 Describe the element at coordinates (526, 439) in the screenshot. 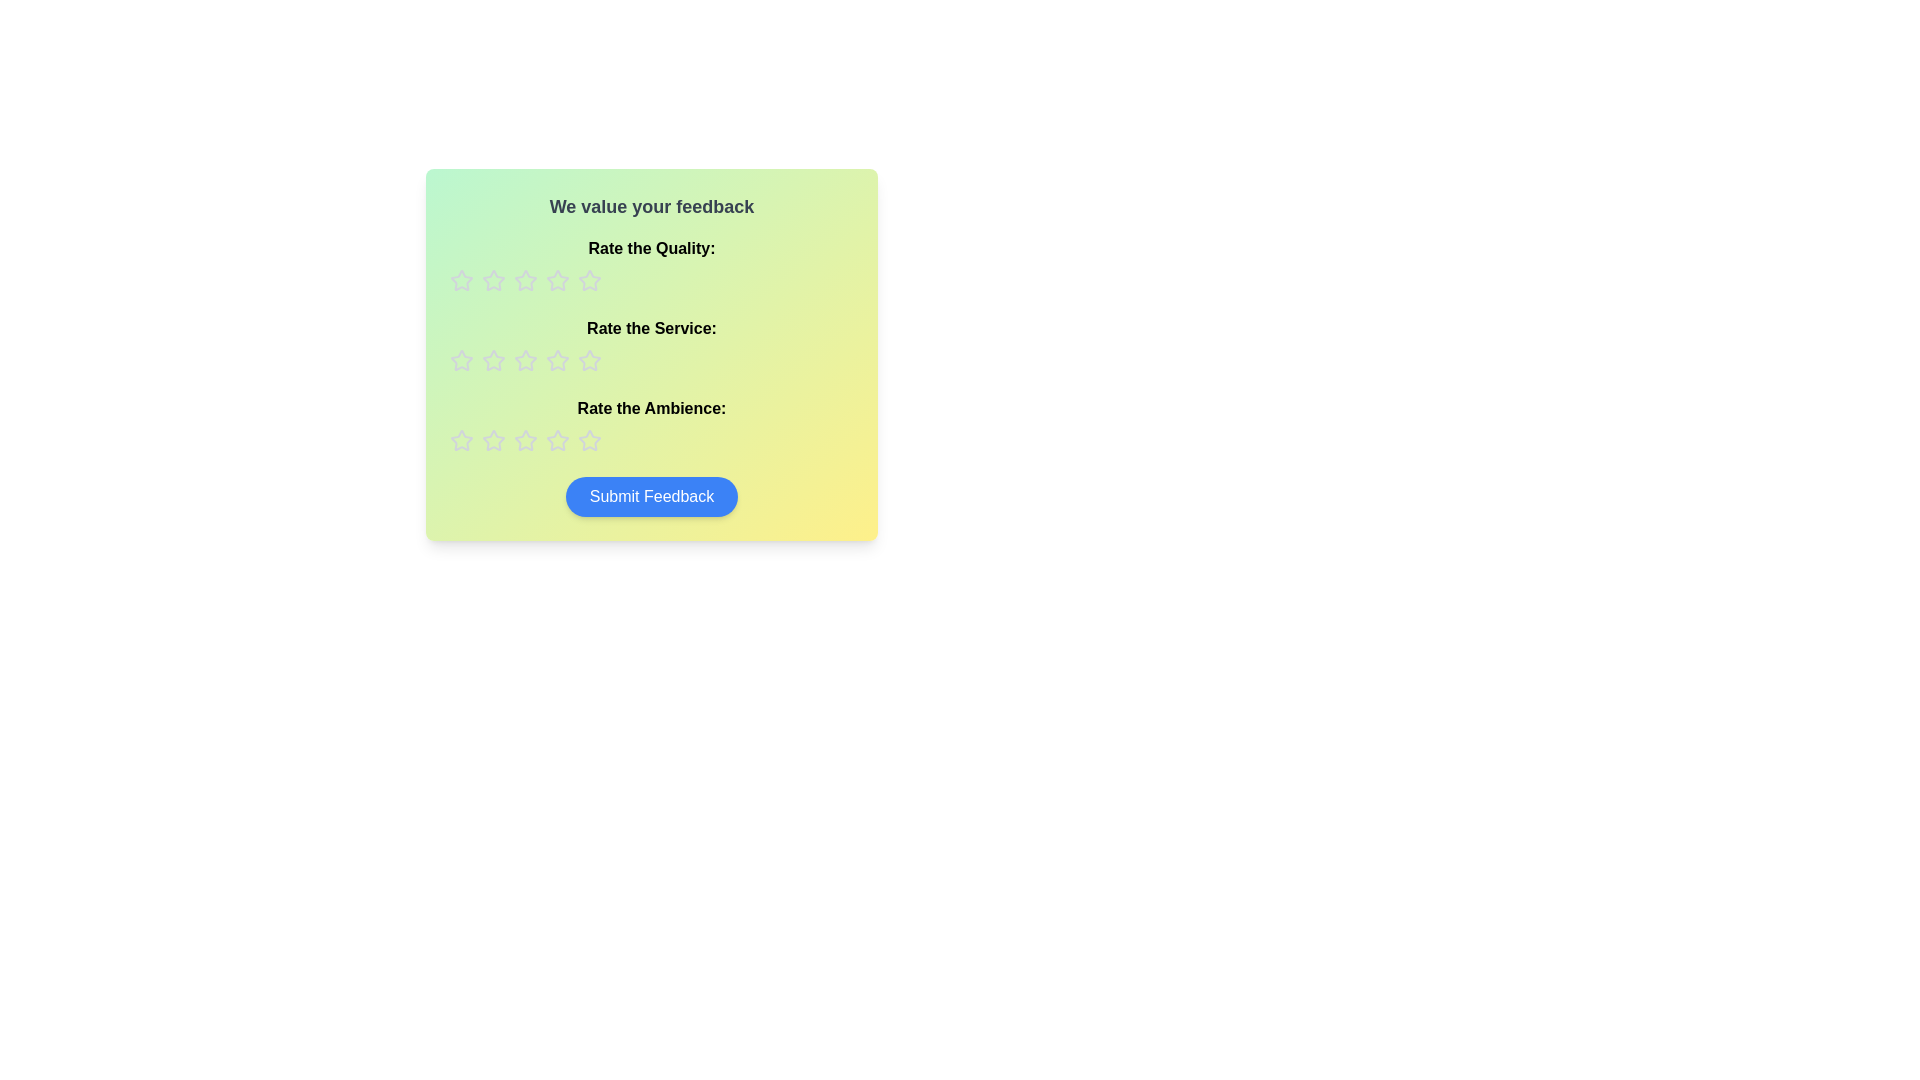

I see `the third star in the 'Rate the Ambience' rating group` at that location.